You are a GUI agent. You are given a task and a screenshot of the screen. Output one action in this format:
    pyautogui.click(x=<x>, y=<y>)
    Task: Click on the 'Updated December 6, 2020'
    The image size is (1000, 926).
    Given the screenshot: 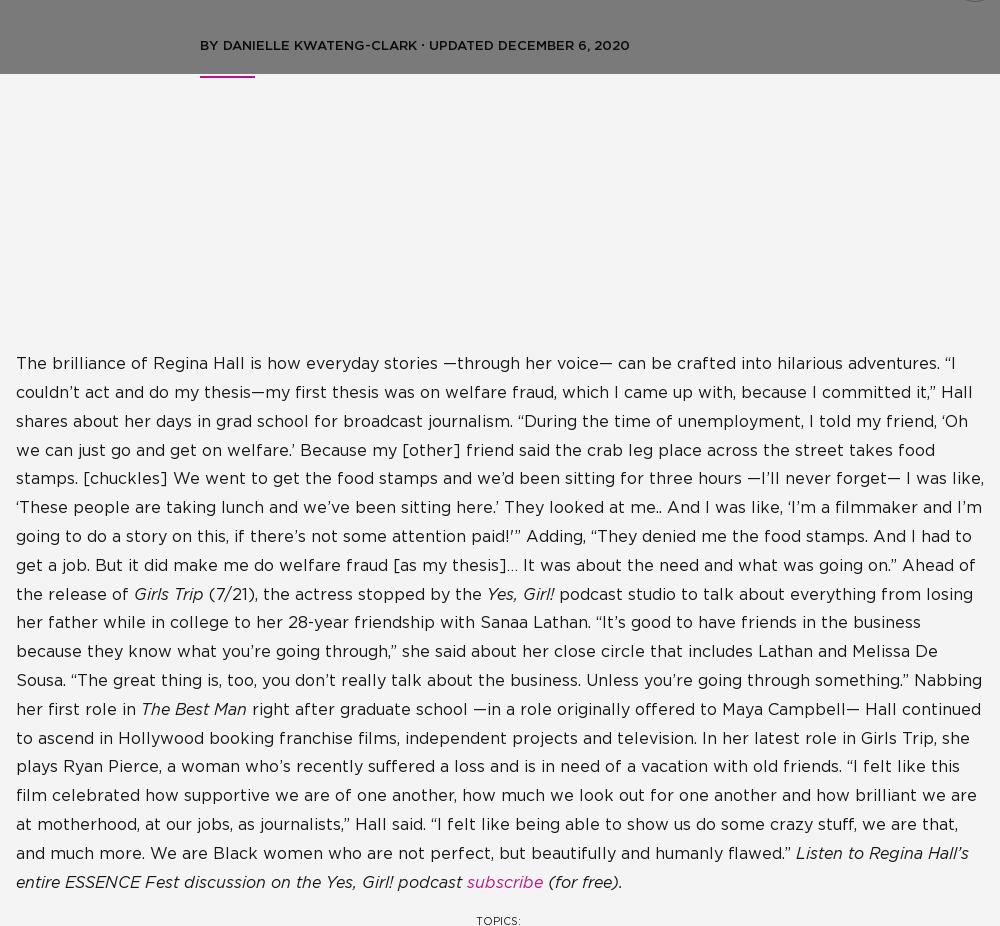 What is the action you would take?
    pyautogui.click(x=529, y=44)
    